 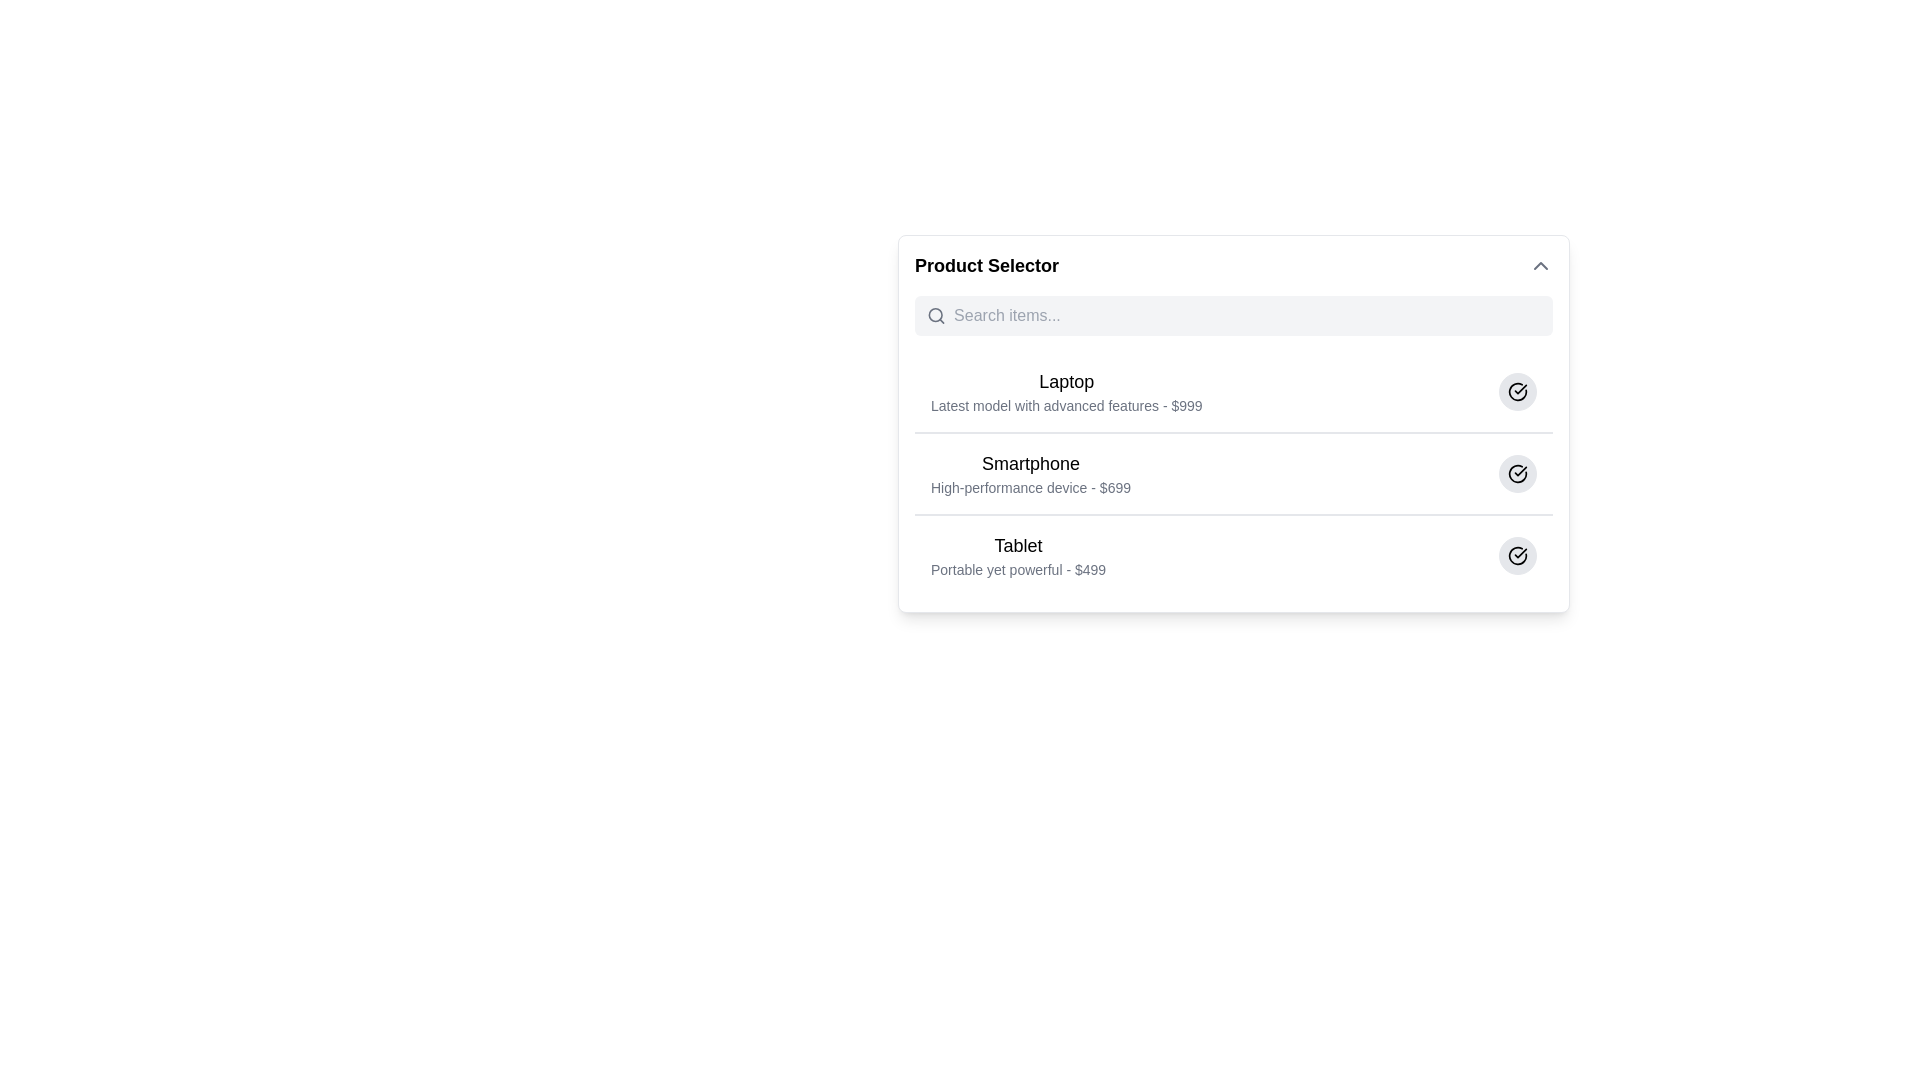 I want to click on text label displaying 'Laptop' in bold at the top of the Product Selector interface, so click(x=1065, y=381).